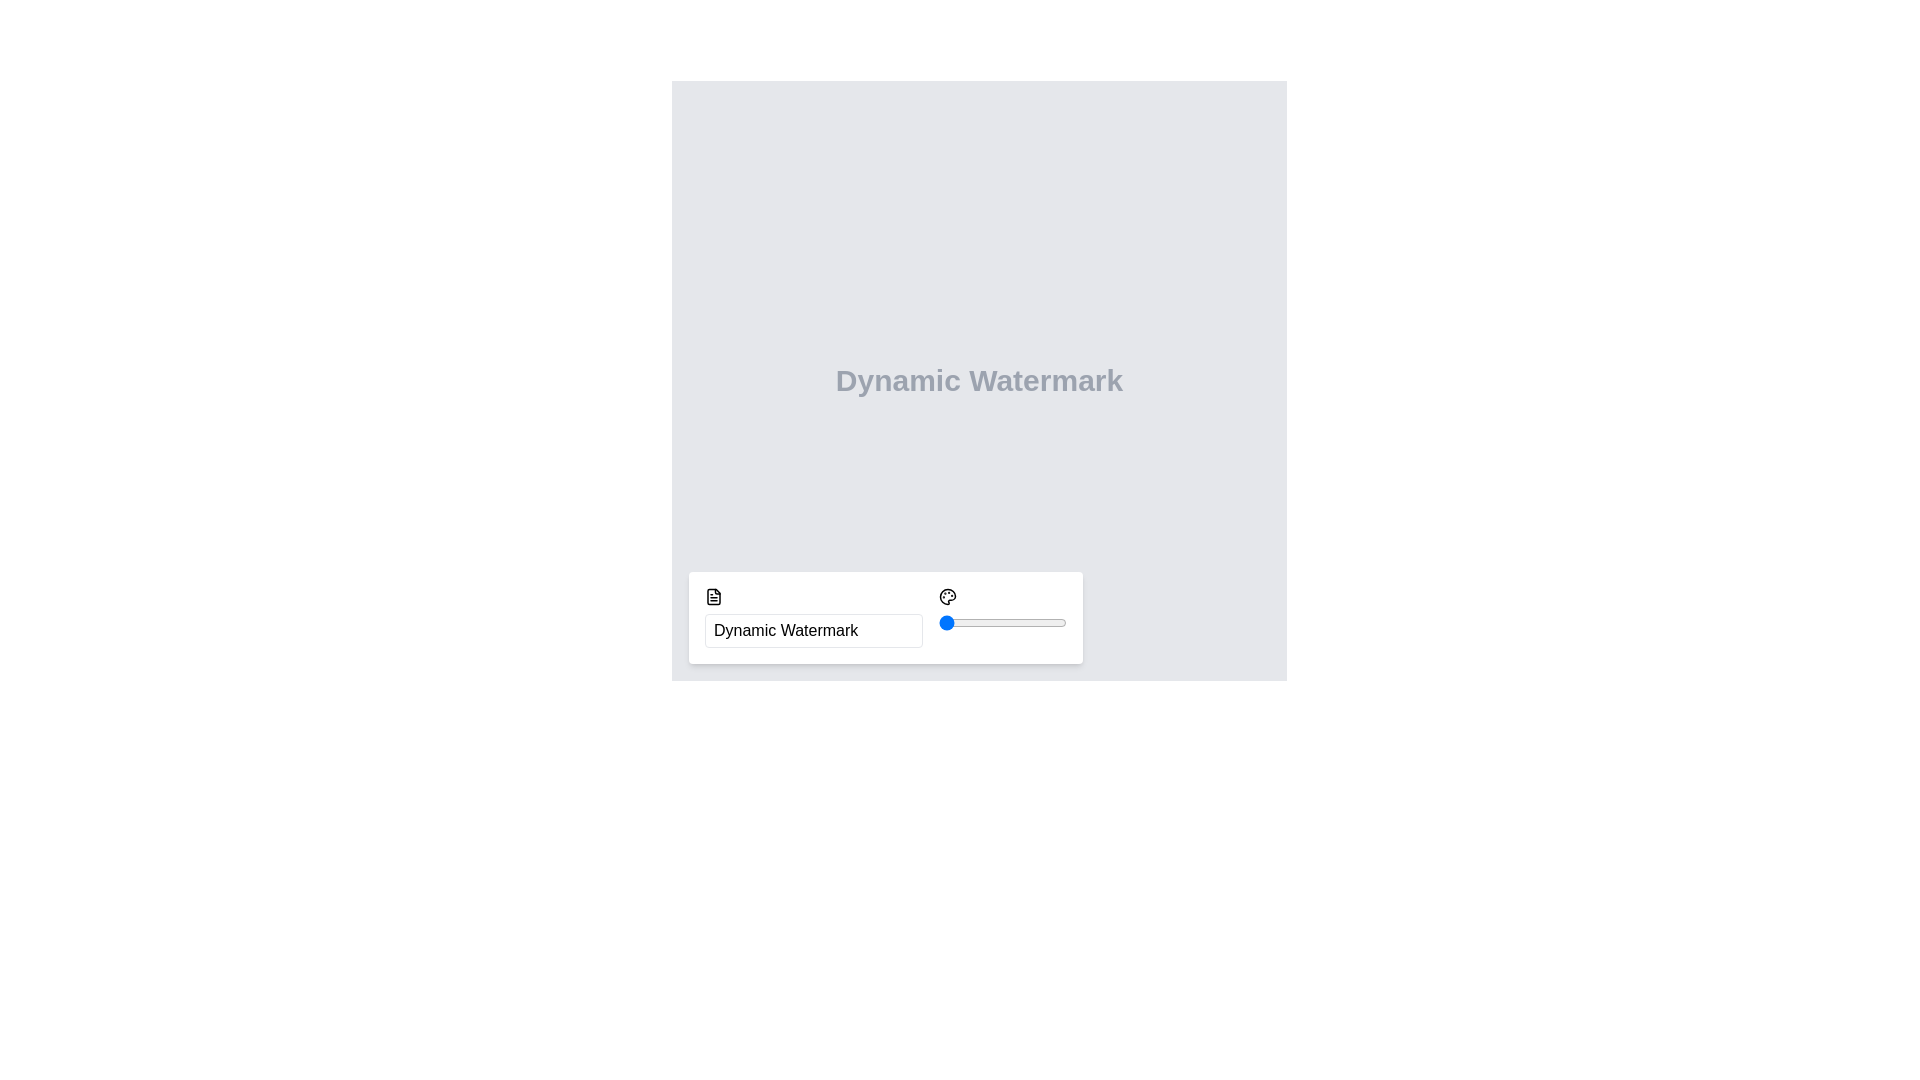  Describe the element at coordinates (714, 596) in the screenshot. I see `the black outlined document icon located at the top left corner of the user interface, next to the 'Dynamic Watermark' text input field` at that location.